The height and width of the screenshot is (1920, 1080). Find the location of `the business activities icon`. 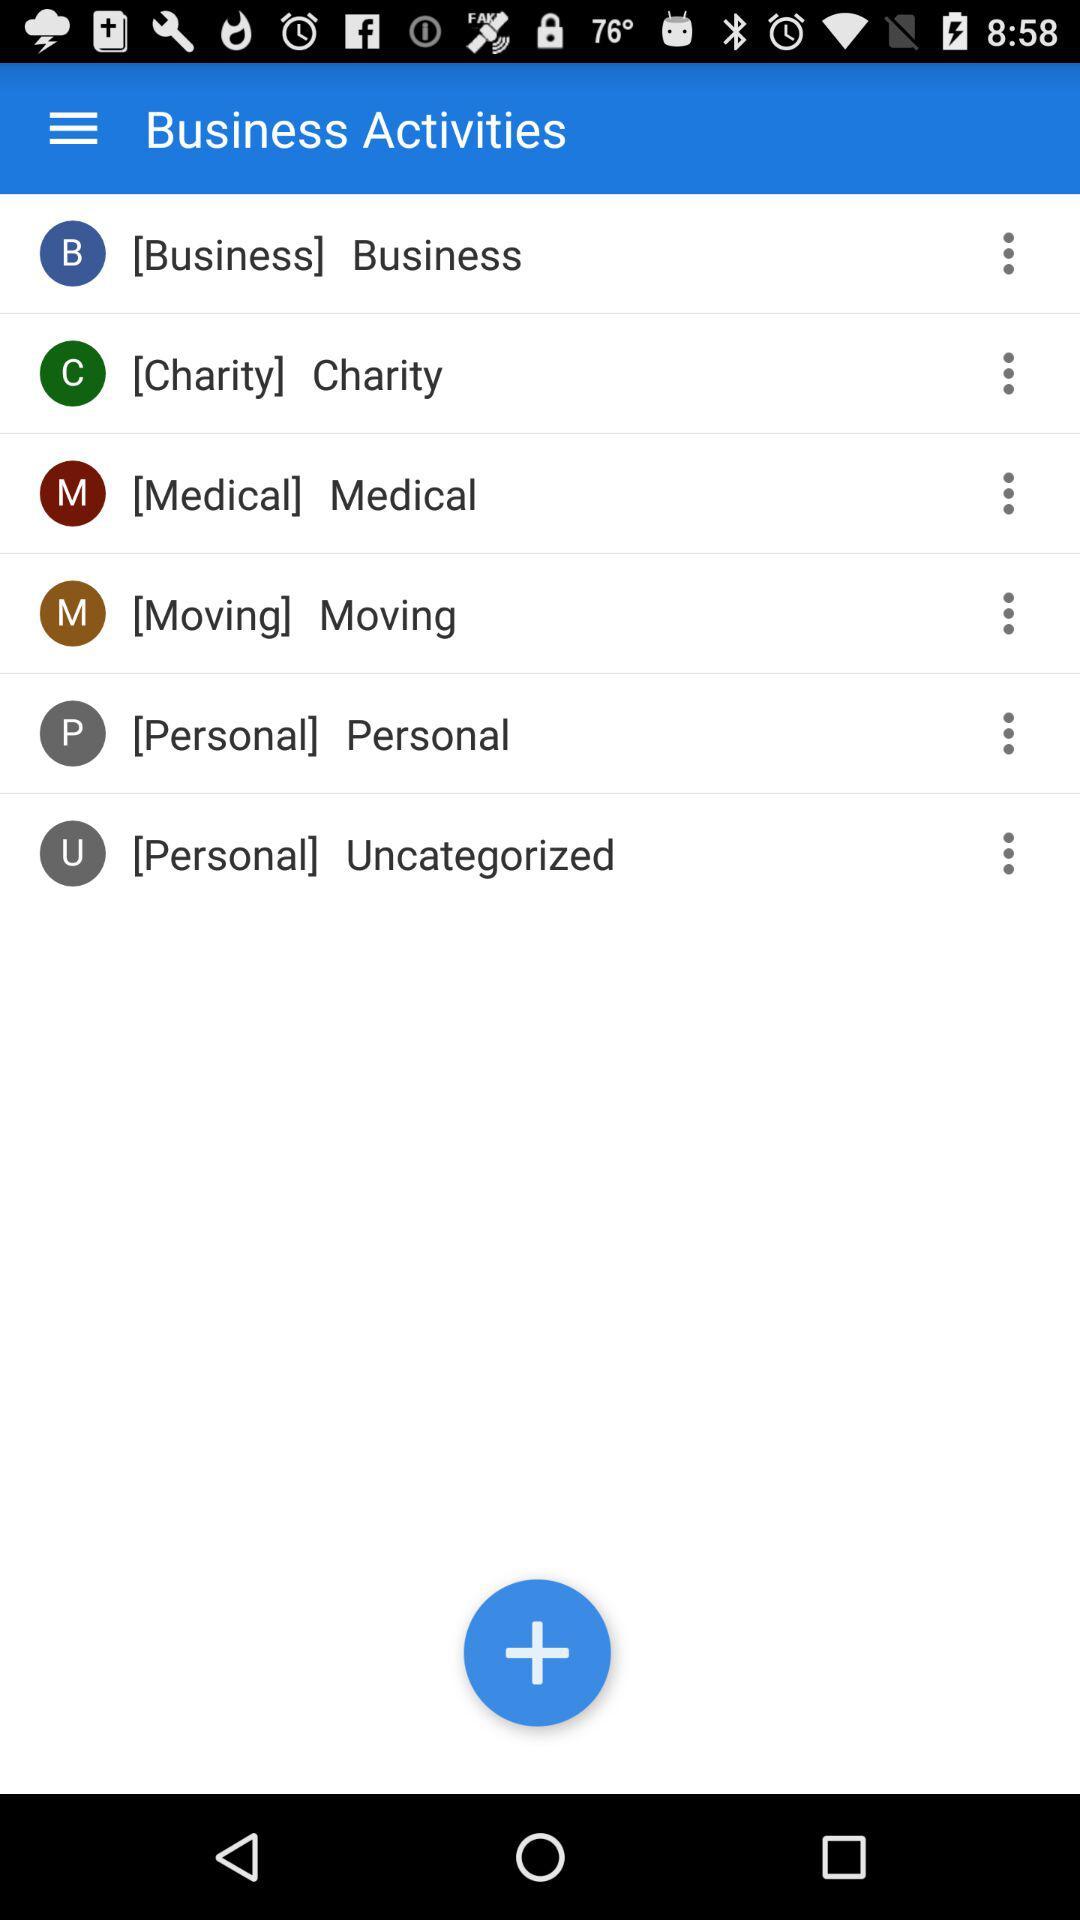

the business activities icon is located at coordinates (335, 127).